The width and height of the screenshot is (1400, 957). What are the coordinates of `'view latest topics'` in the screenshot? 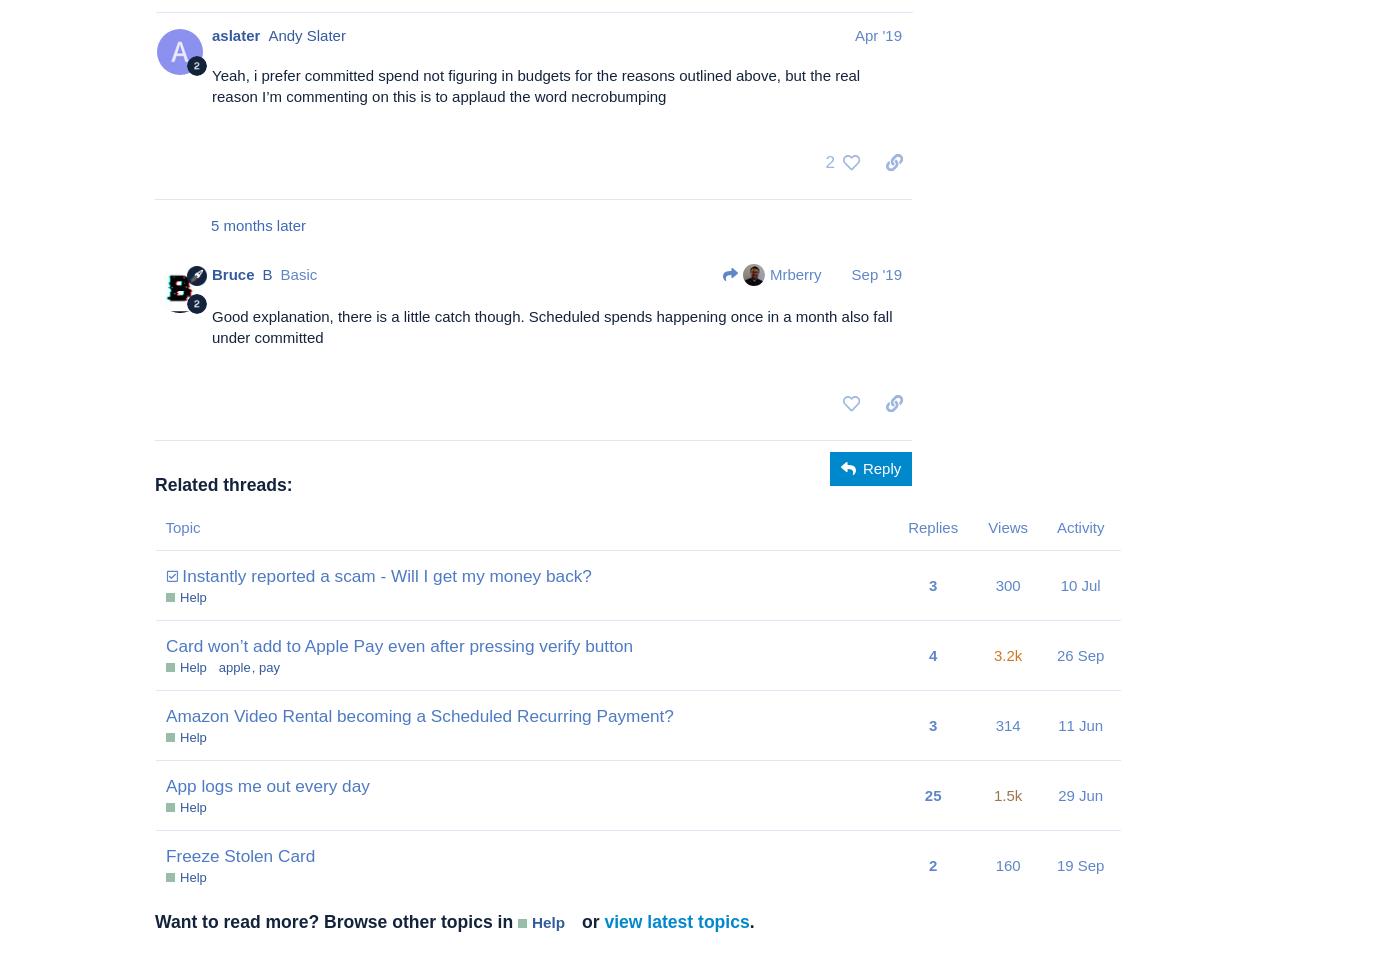 It's located at (603, 921).